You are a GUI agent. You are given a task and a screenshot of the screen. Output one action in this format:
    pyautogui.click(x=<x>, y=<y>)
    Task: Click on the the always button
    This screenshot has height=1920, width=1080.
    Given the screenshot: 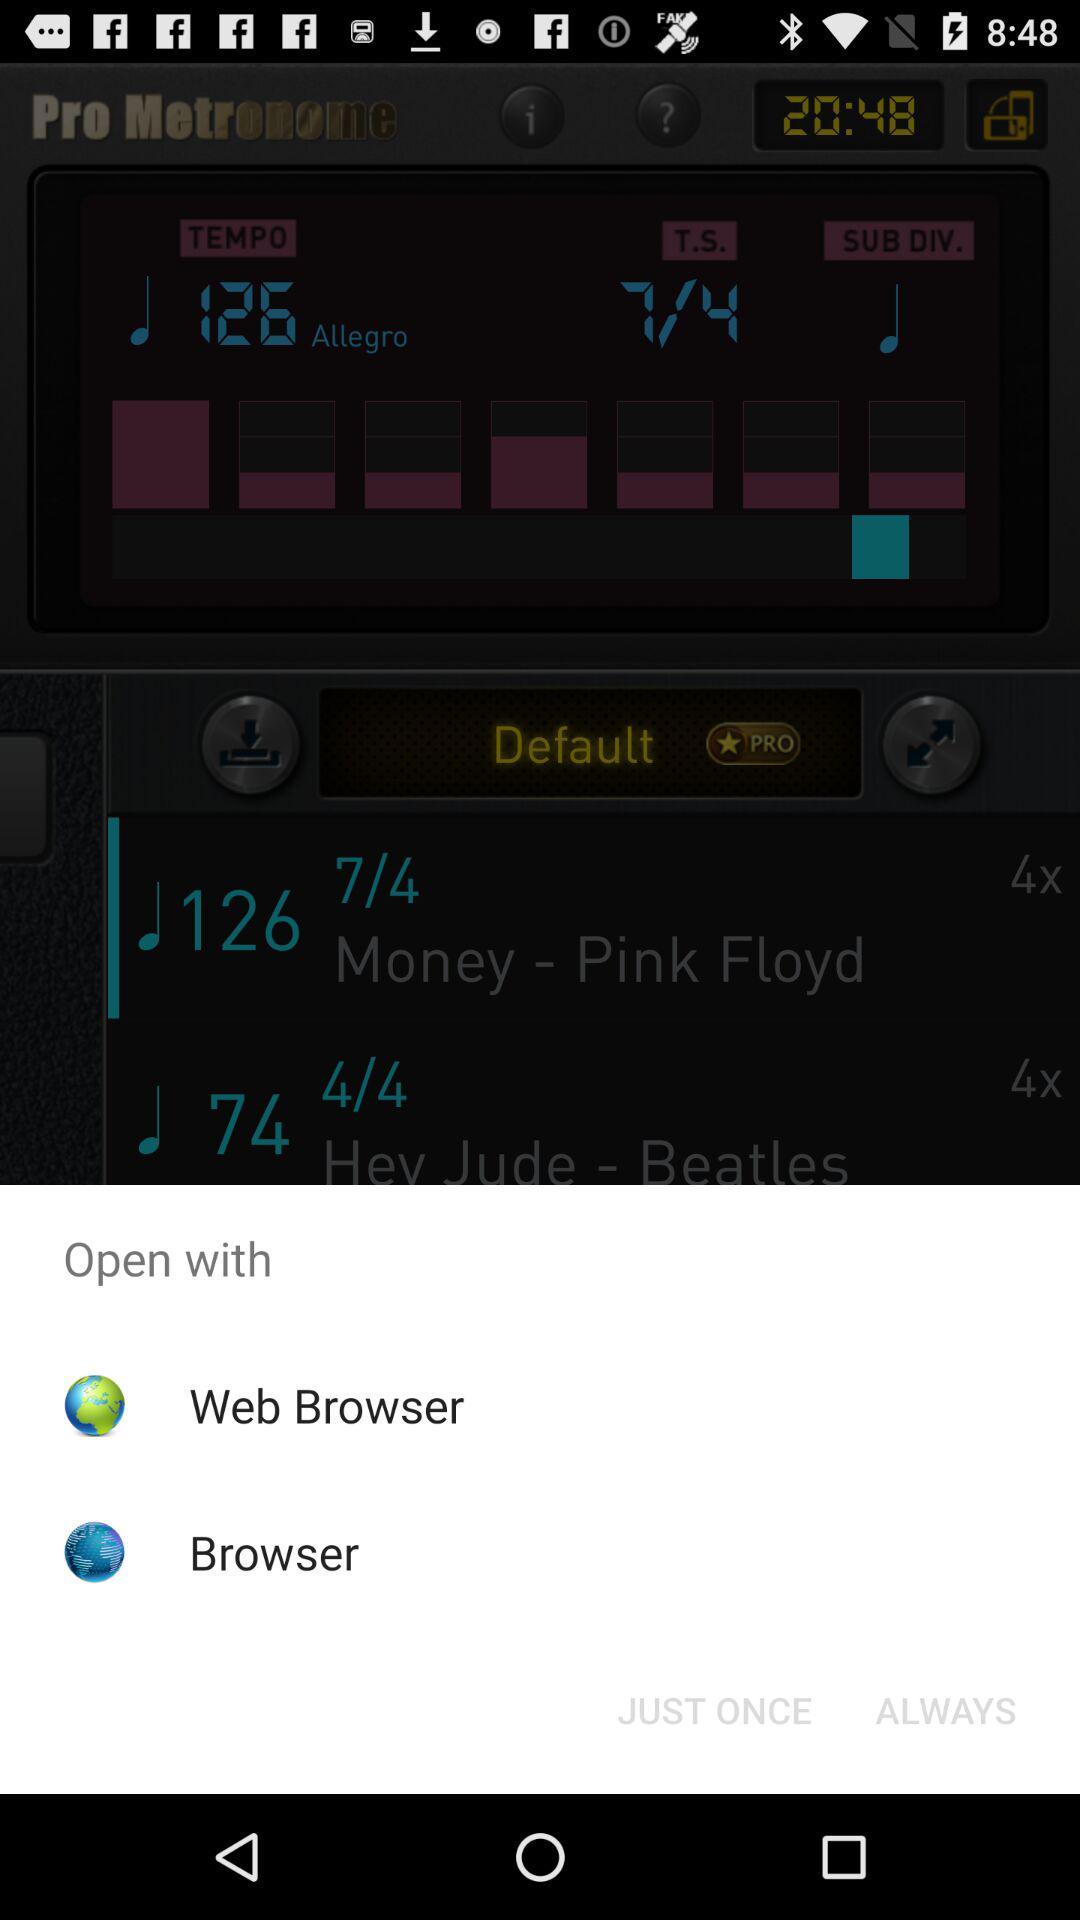 What is the action you would take?
    pyautogui.click(x=945, y=1708)
    